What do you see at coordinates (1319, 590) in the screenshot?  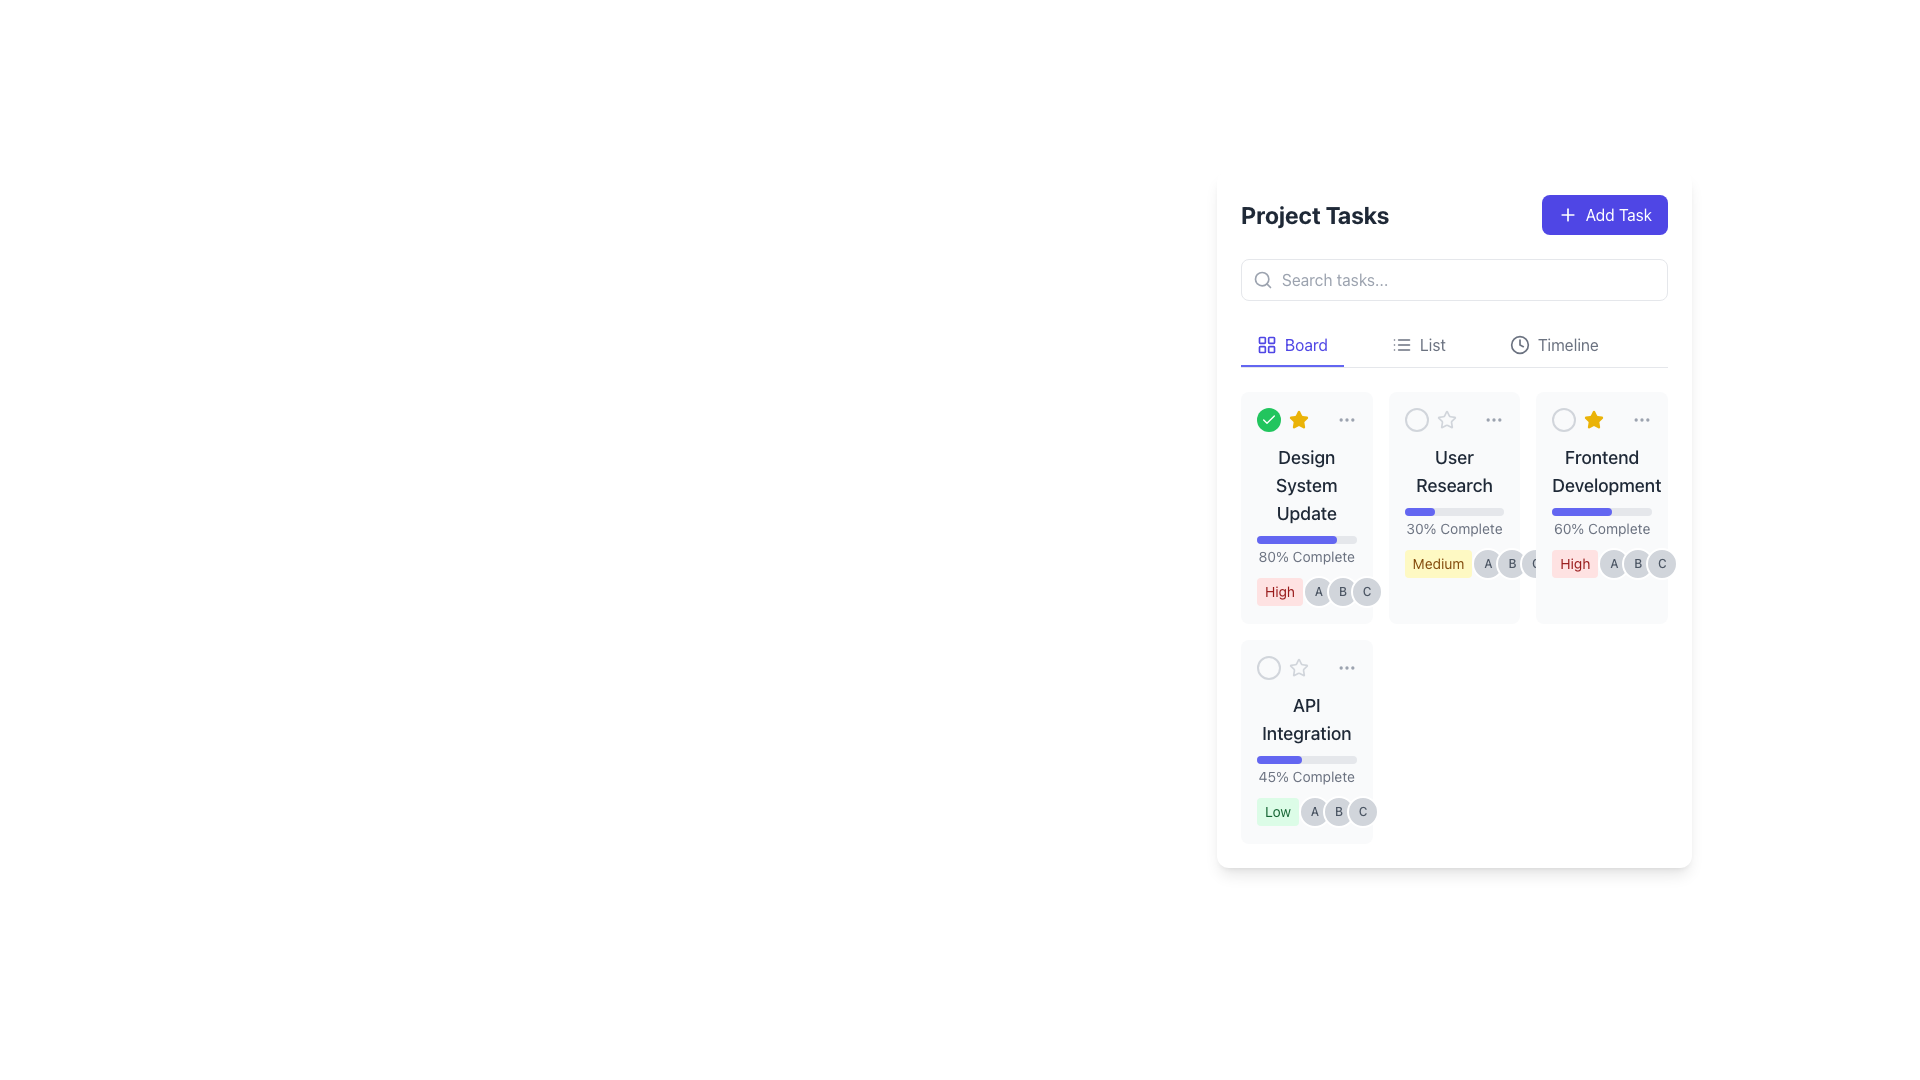 I see `the circular icon labeled 'A' with a light gray background and white border` at bounding box center [1319, 590].